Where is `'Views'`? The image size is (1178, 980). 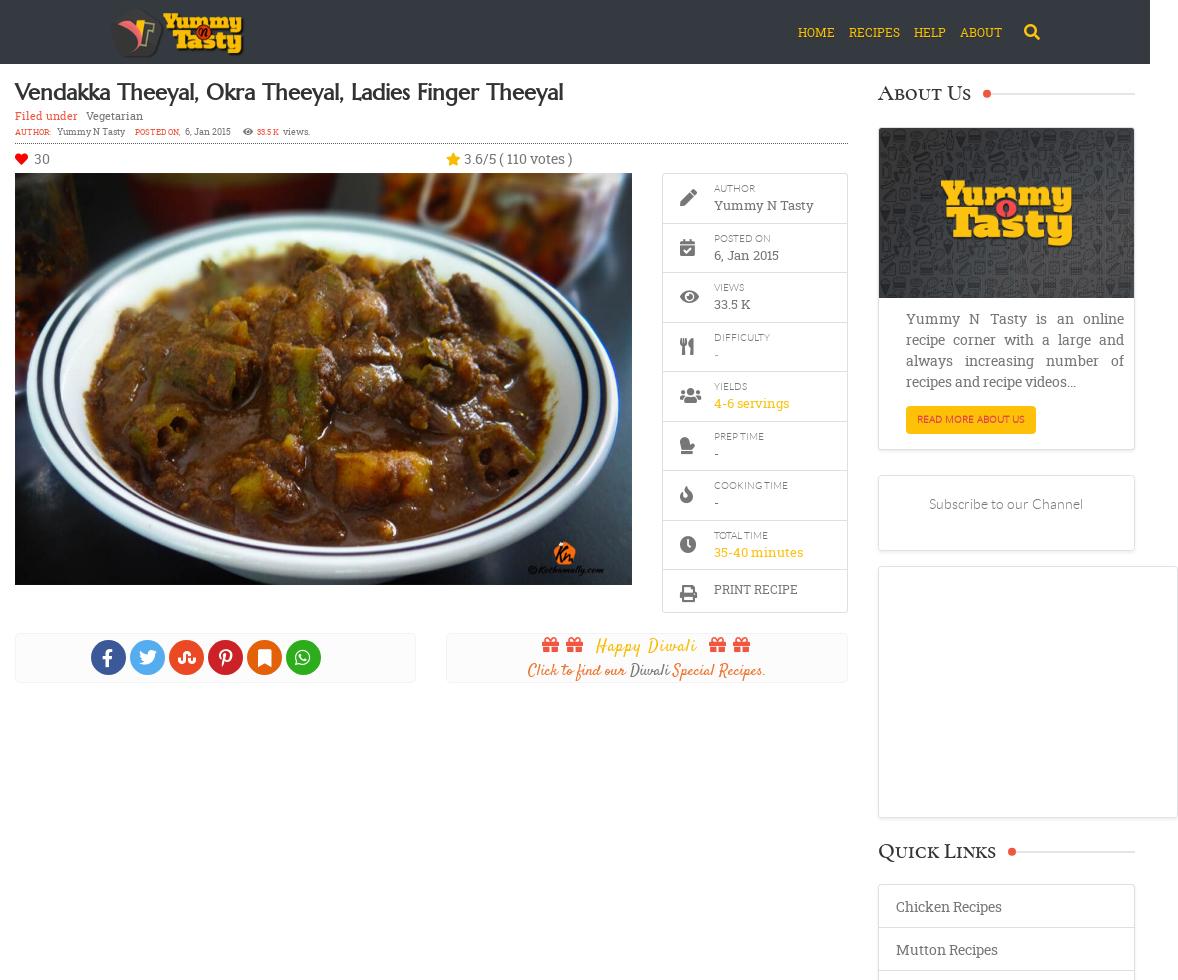
'Views' is located at coordinates (712, 287).